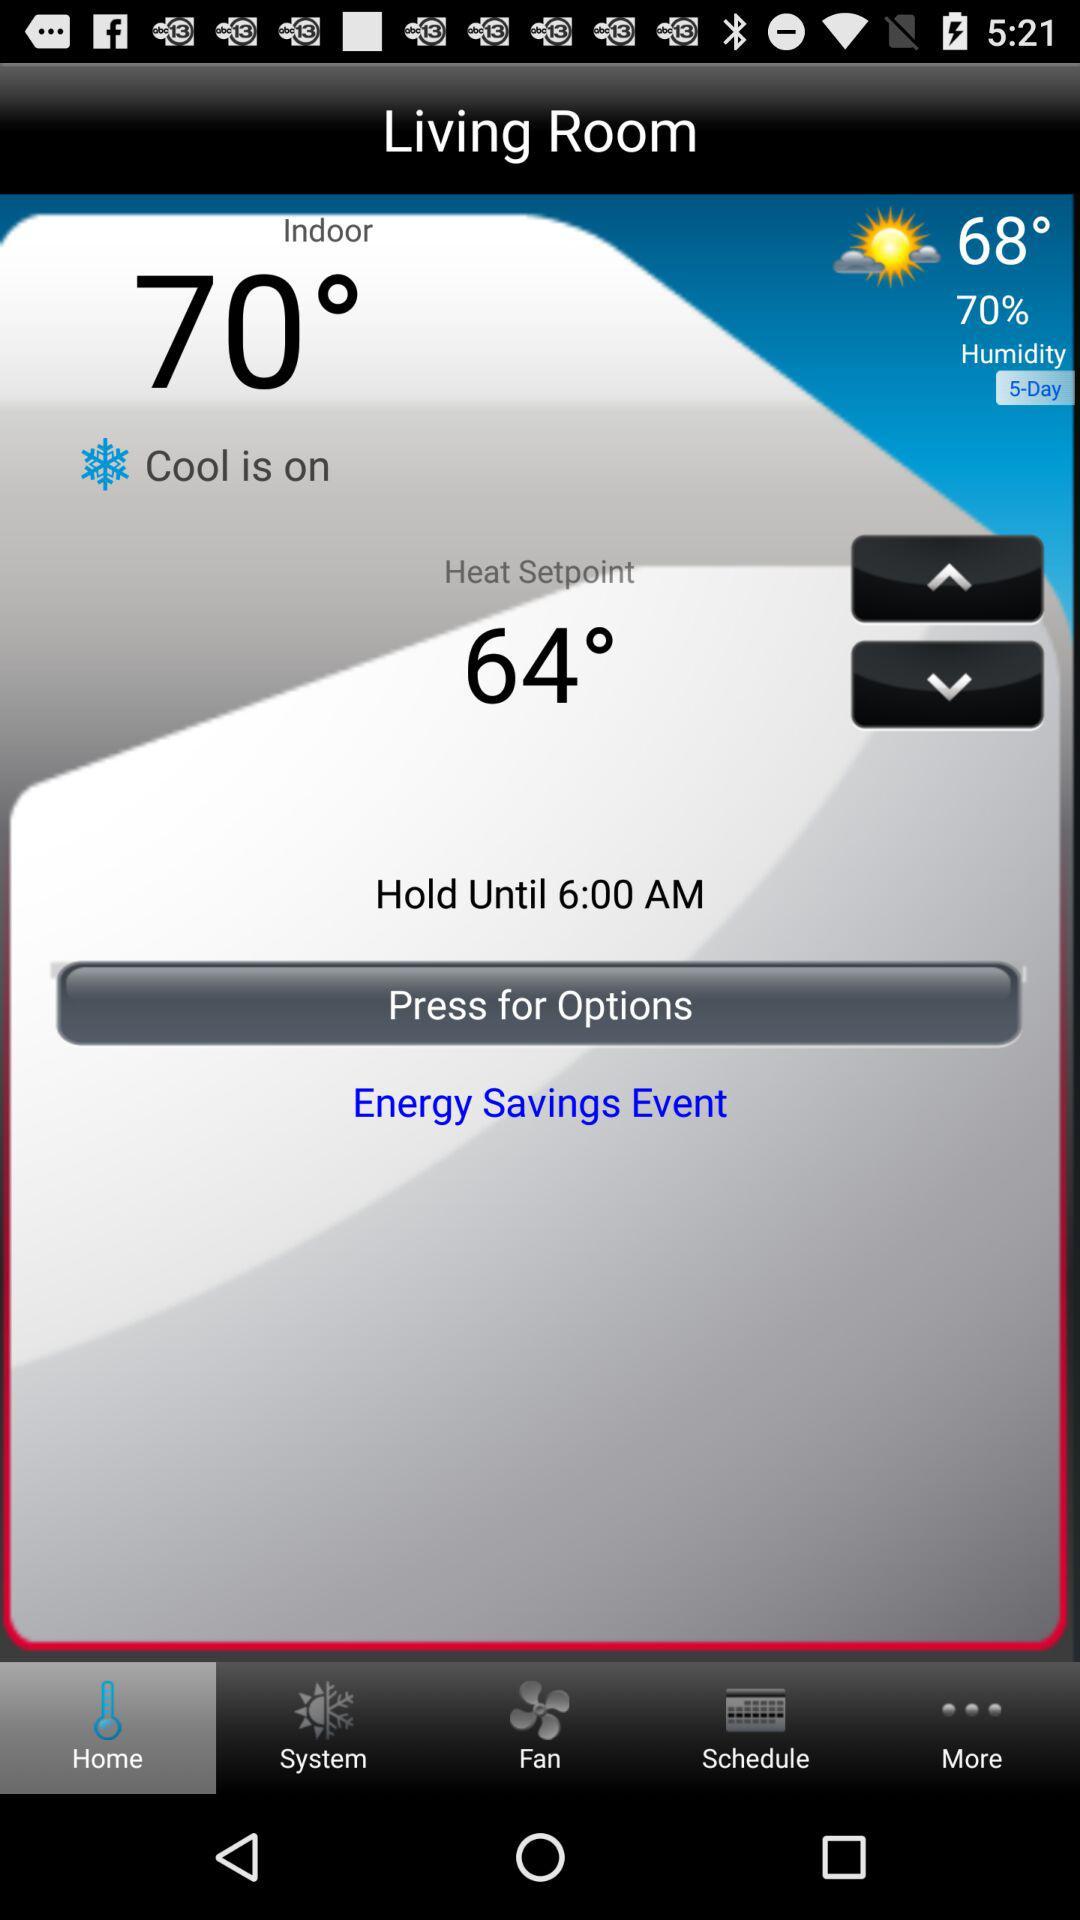  I want to click on the icon next to the indoor, so click(928, 272).